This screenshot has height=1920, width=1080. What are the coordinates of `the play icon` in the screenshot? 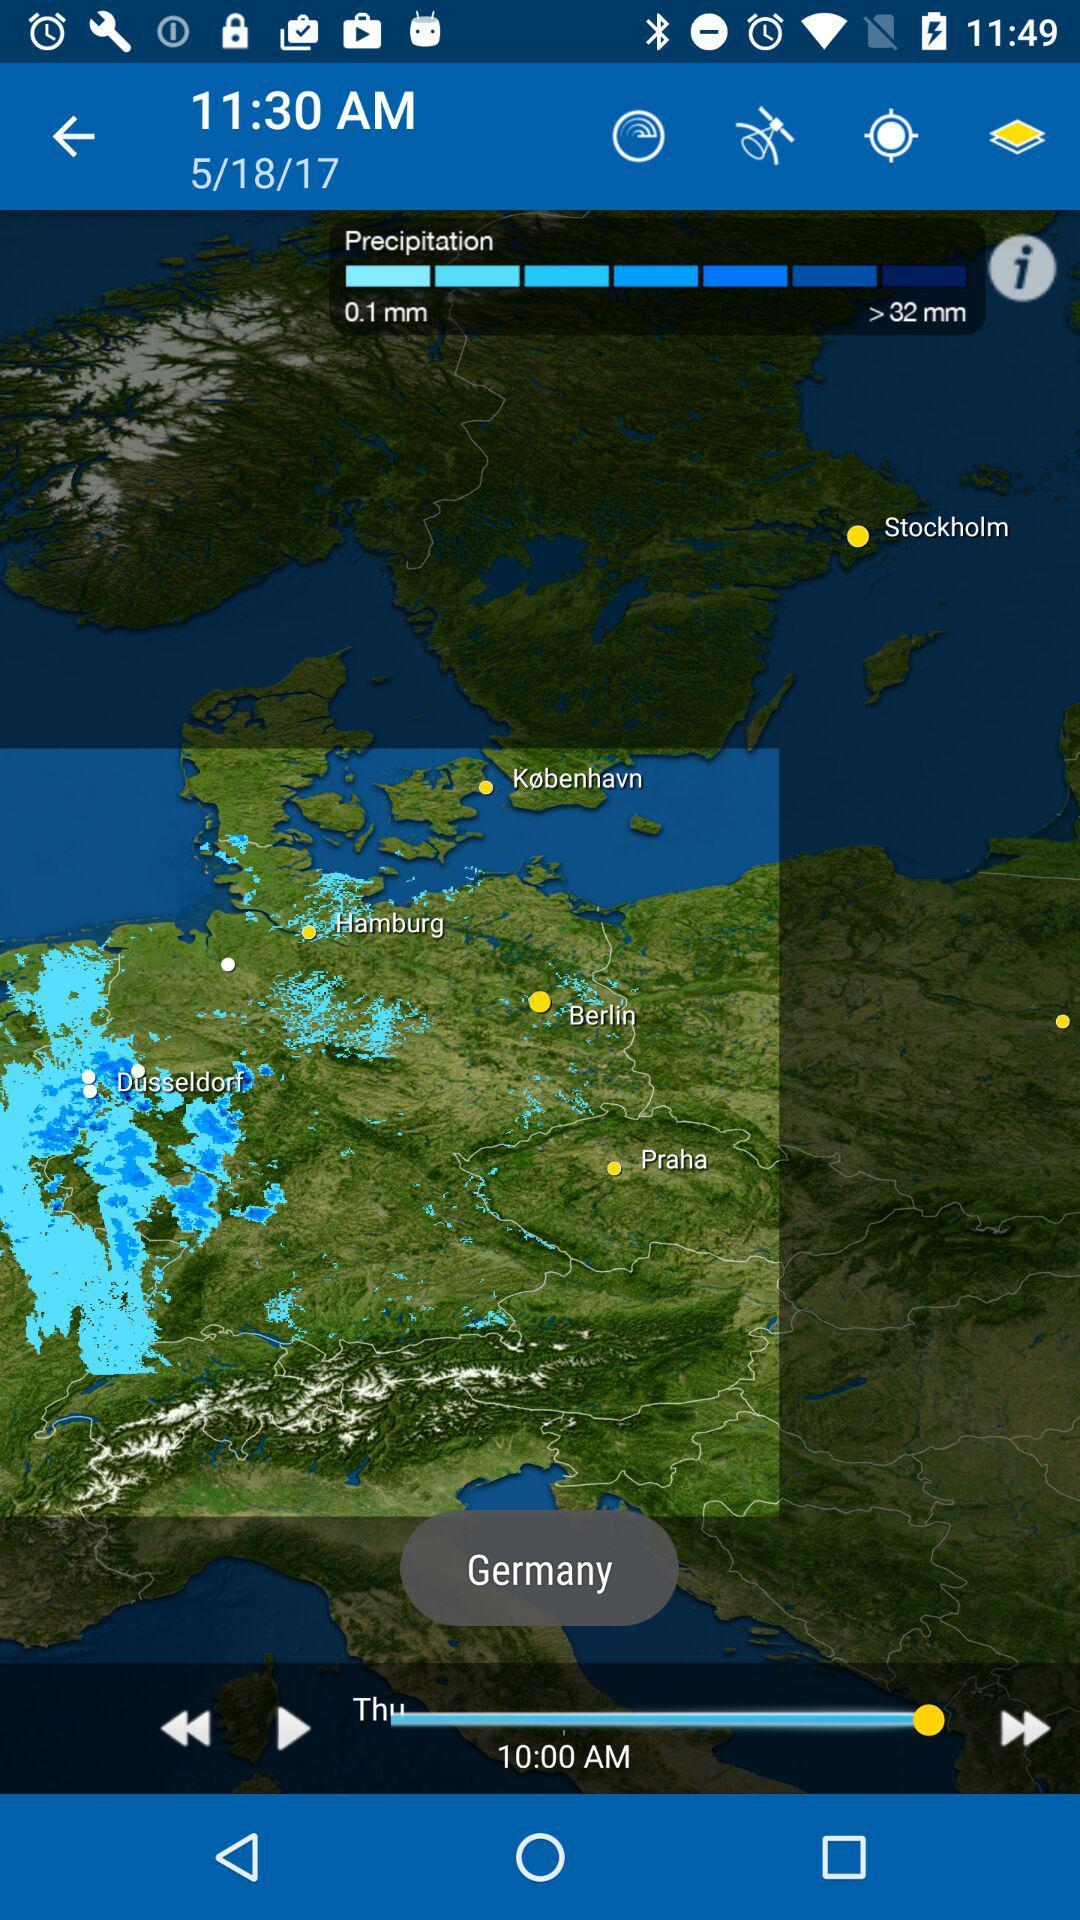 It's located at (294, 1727).